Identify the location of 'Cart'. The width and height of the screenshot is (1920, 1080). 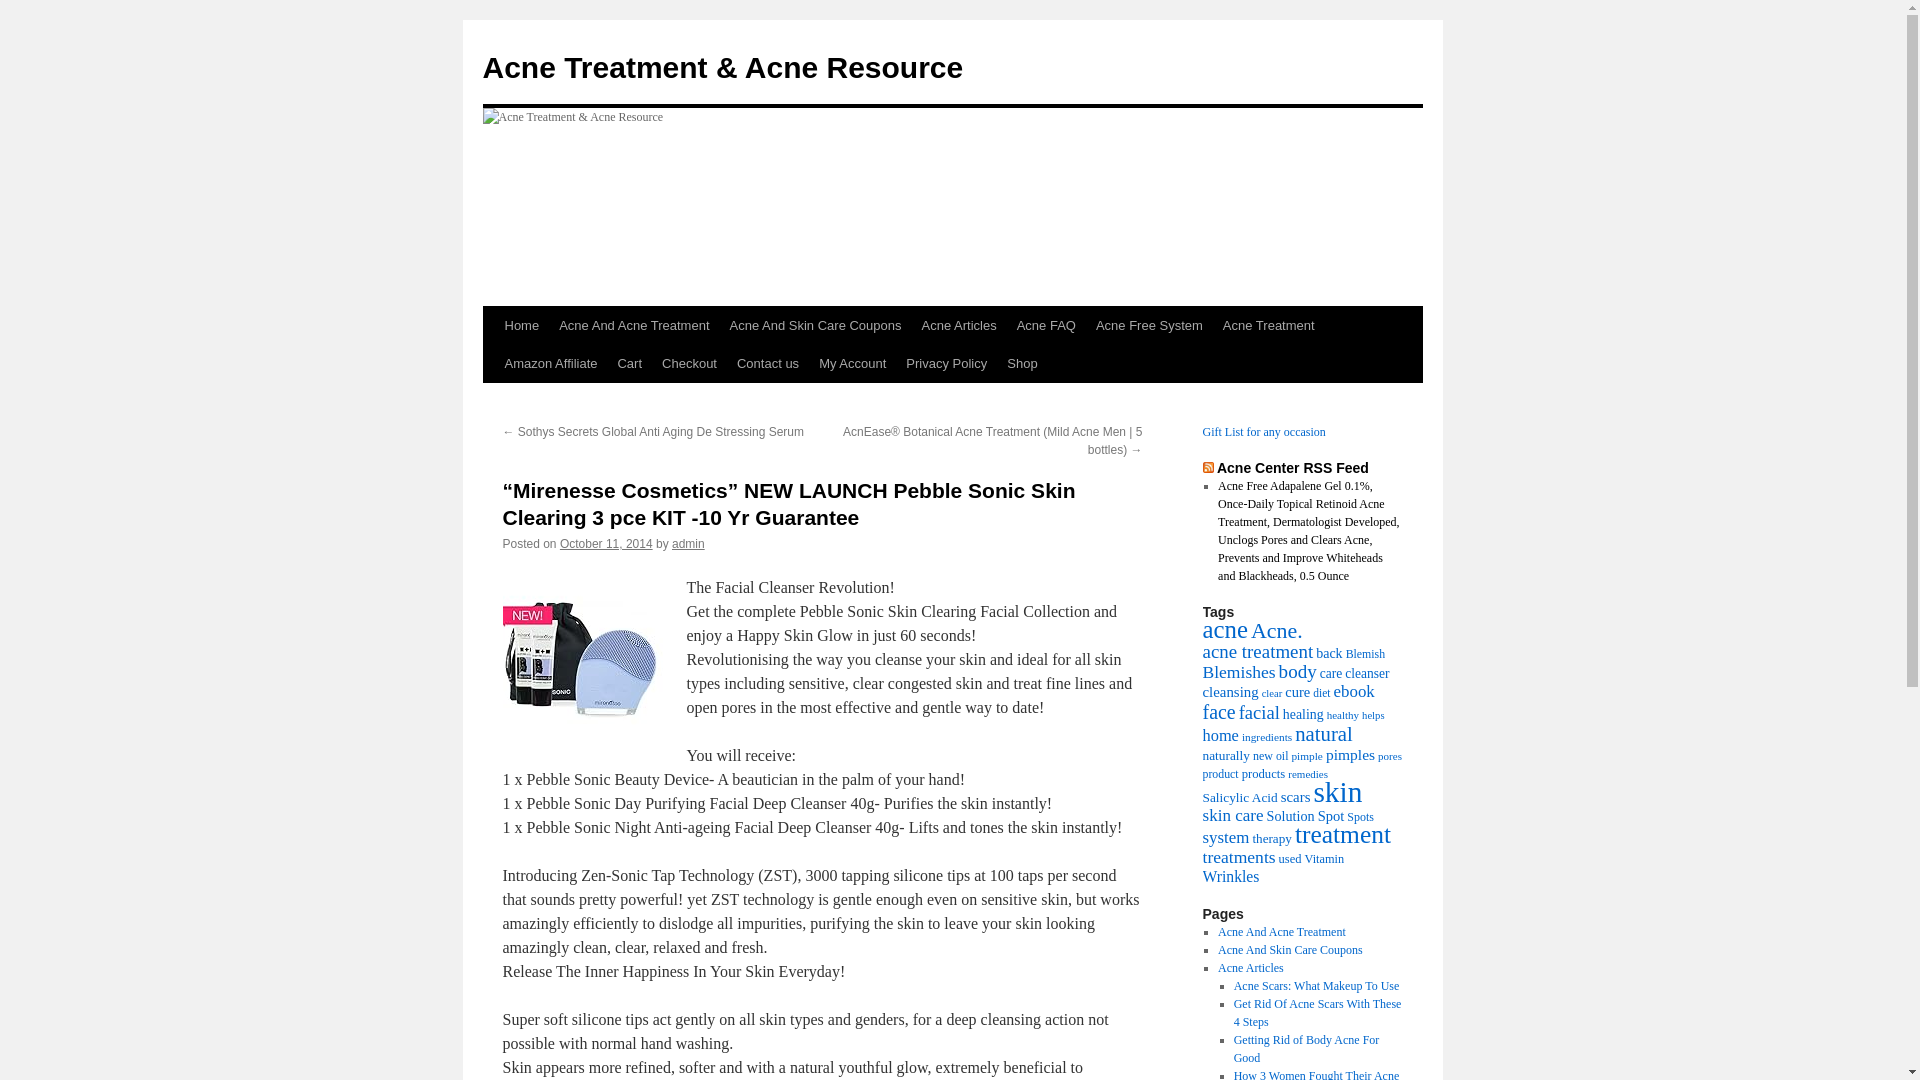
(628, 363).